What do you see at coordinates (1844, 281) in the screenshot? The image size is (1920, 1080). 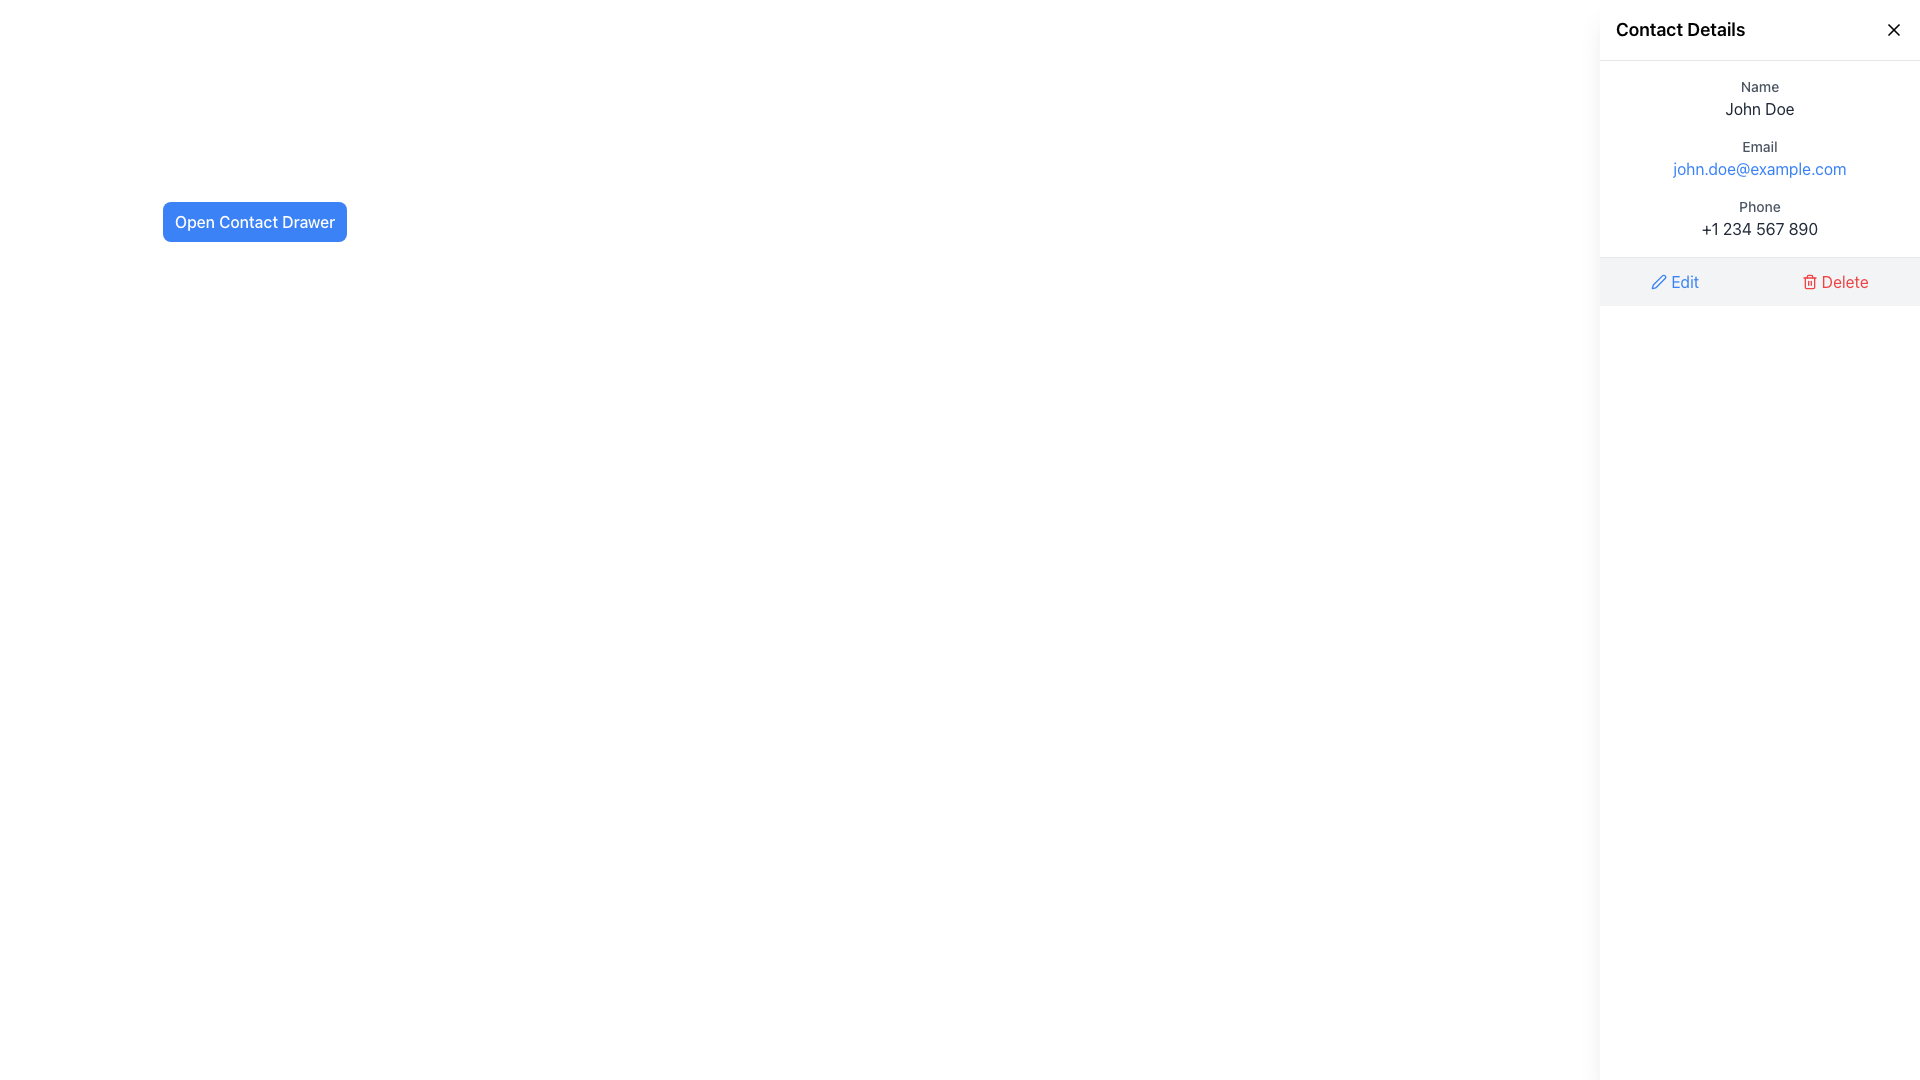 I see `the red text label reading 'Delete' located in the bottom-right section of the contact details interface, positioned to the right of the trash bin icon` at bounding box center [1844, 281].